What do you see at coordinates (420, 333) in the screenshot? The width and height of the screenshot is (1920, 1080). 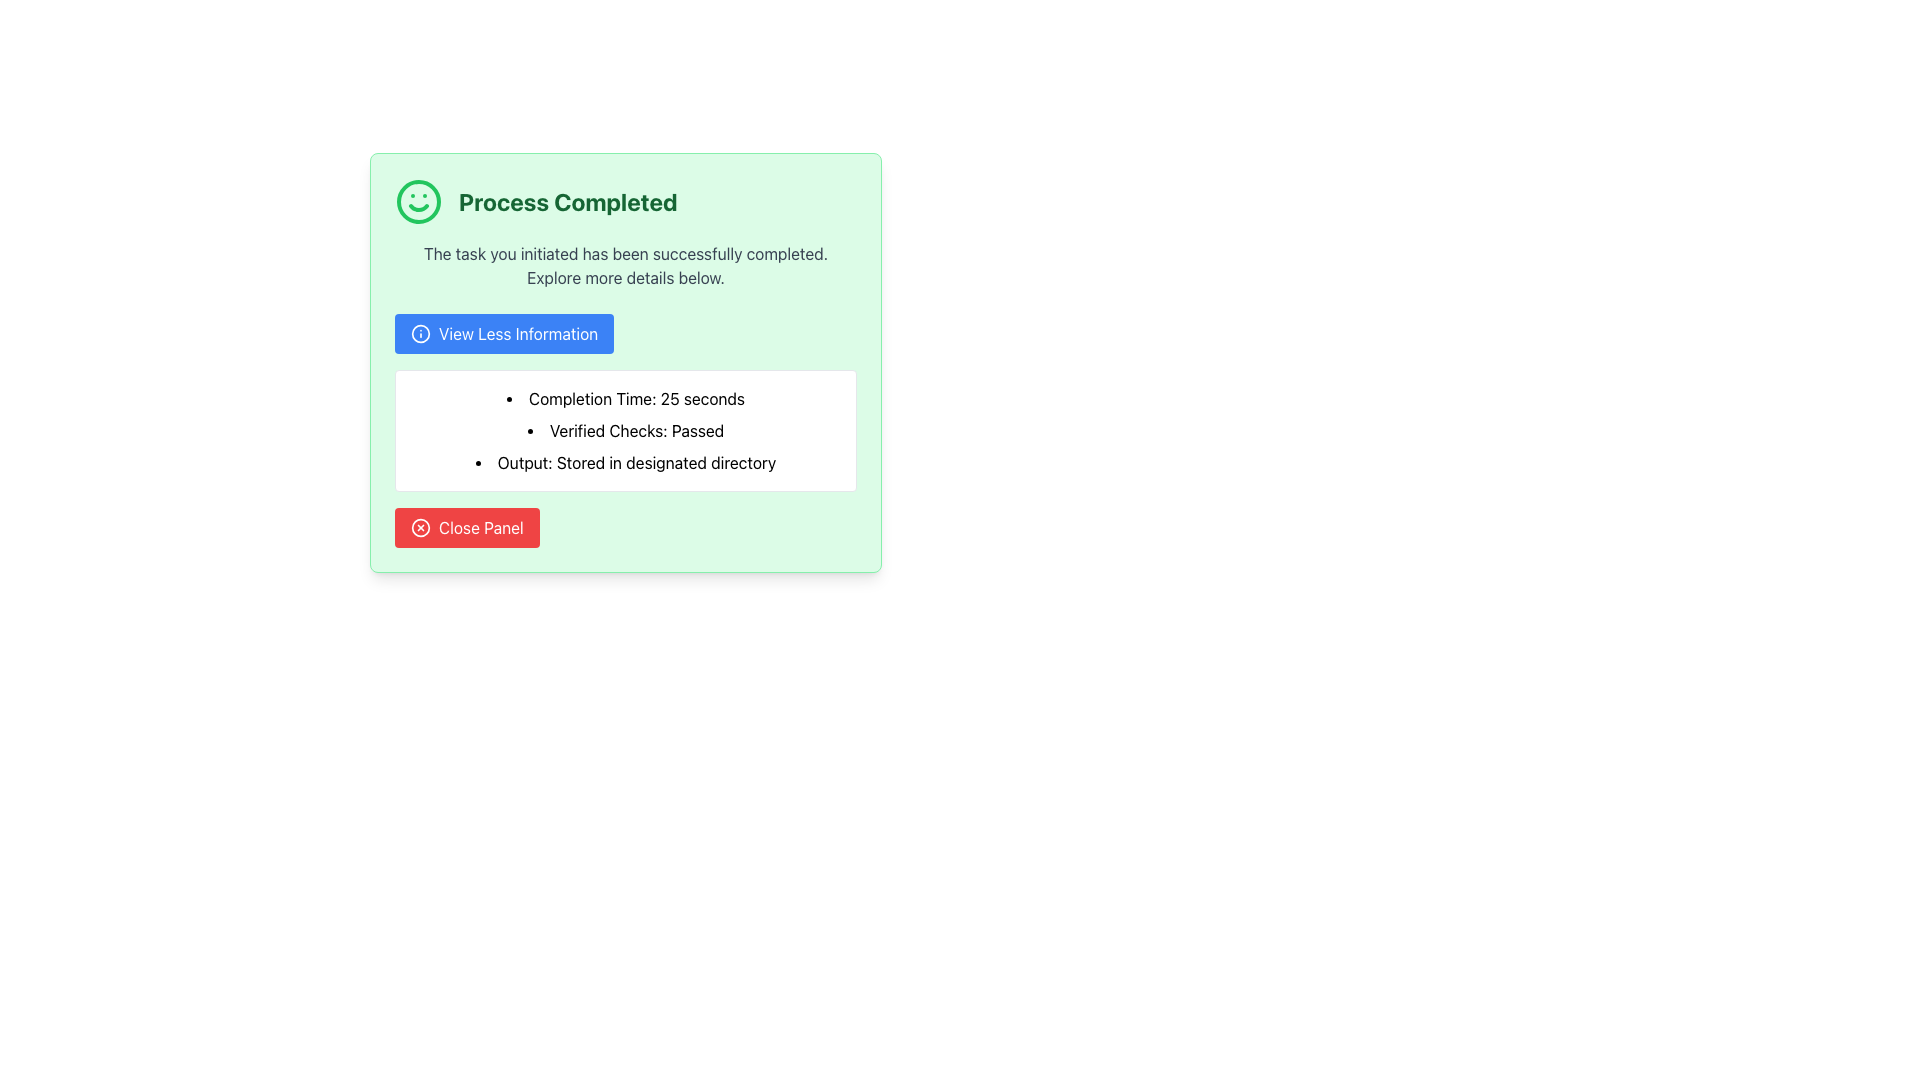 I see `the icon visually complementing the 'View Less Information' button, located on its left-hand side` at bounding box center [420, 333].